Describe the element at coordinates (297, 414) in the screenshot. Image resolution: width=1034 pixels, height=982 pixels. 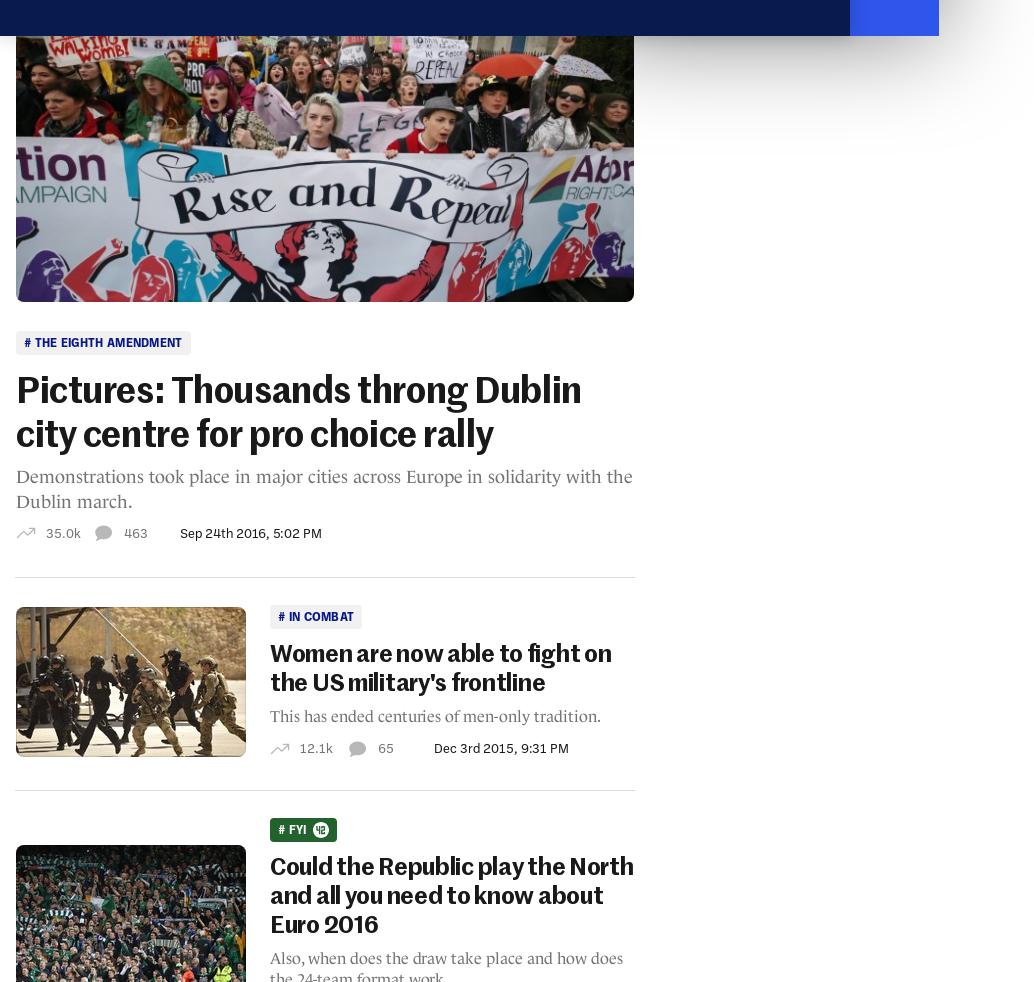
I see `'Pictures: Thousands throng Dublin city centre for pro choice rally'` at that location.